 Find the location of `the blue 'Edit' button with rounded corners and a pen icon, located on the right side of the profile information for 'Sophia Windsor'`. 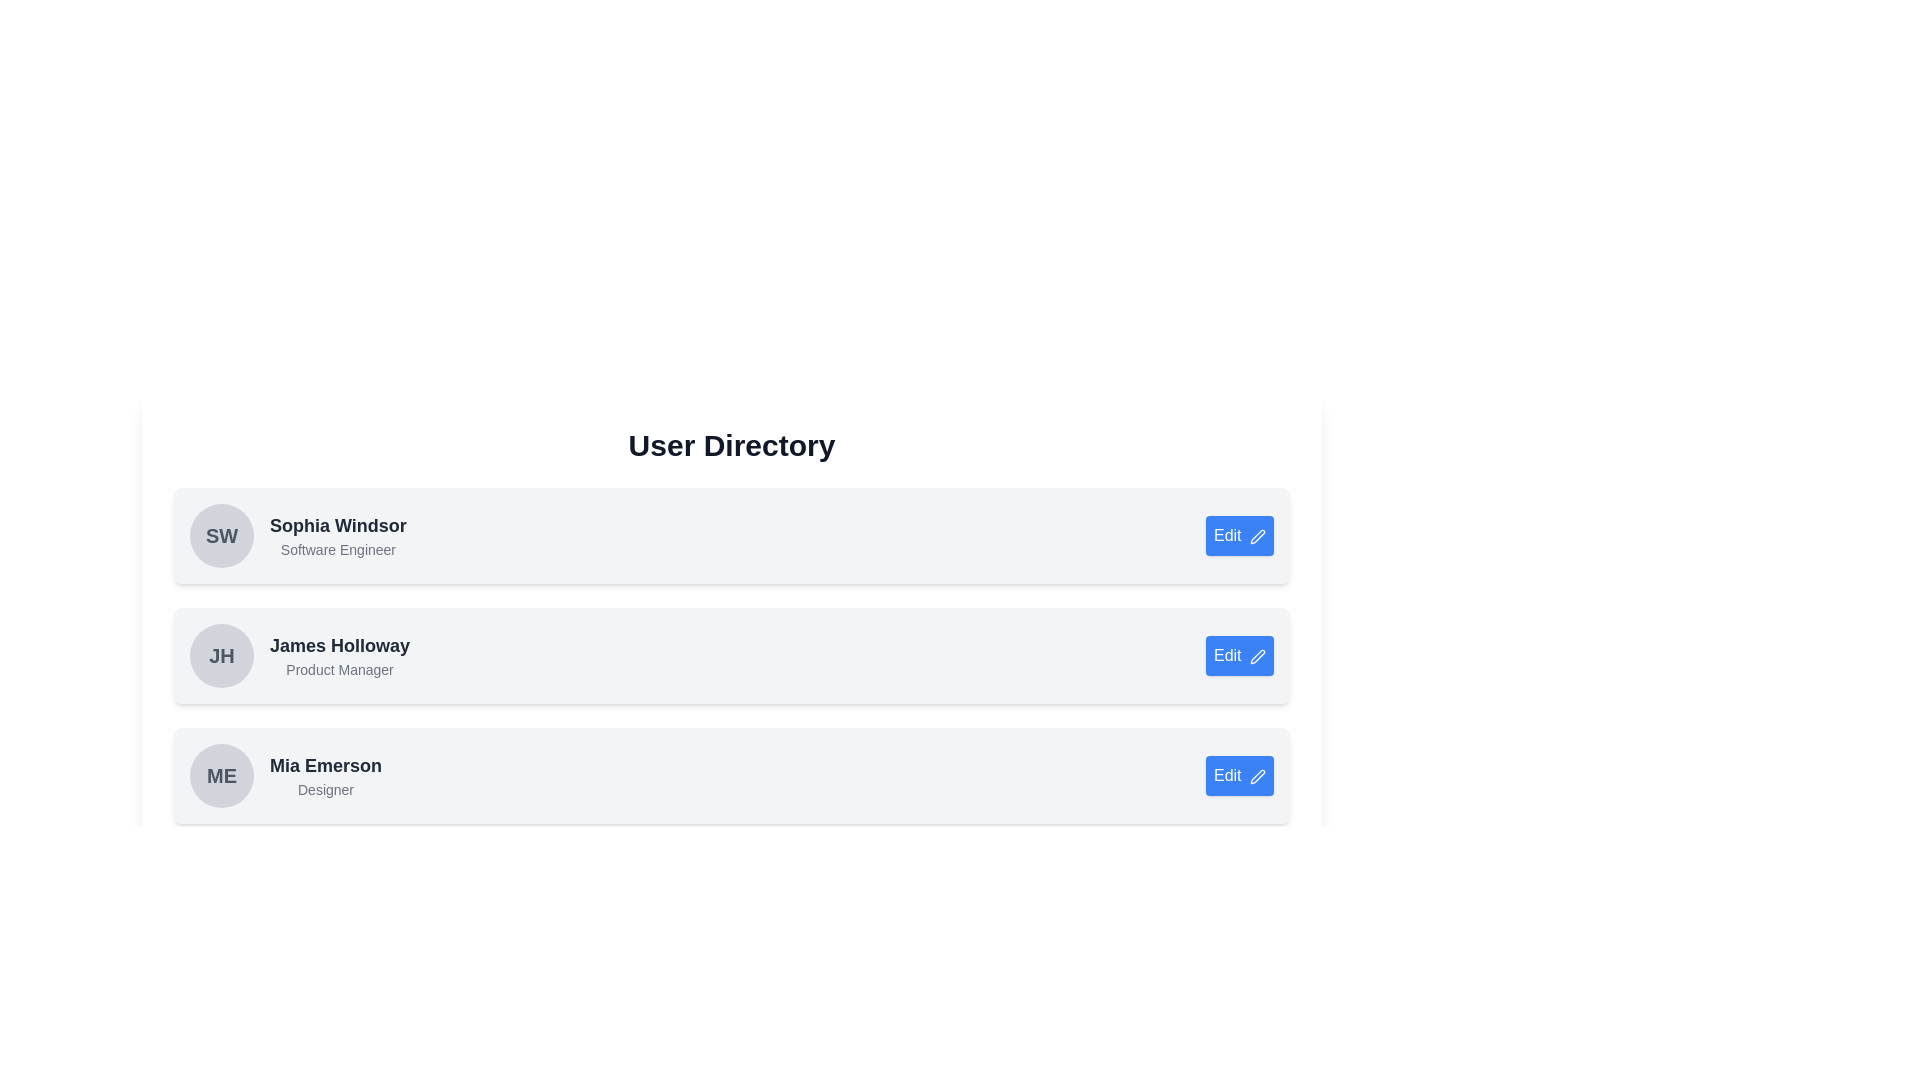

the blue 'Edit' button with rounded corners and a pen icon, located on the right side of the profile information for 'Sophia Windsor' is located at coordinates (1238, 535).